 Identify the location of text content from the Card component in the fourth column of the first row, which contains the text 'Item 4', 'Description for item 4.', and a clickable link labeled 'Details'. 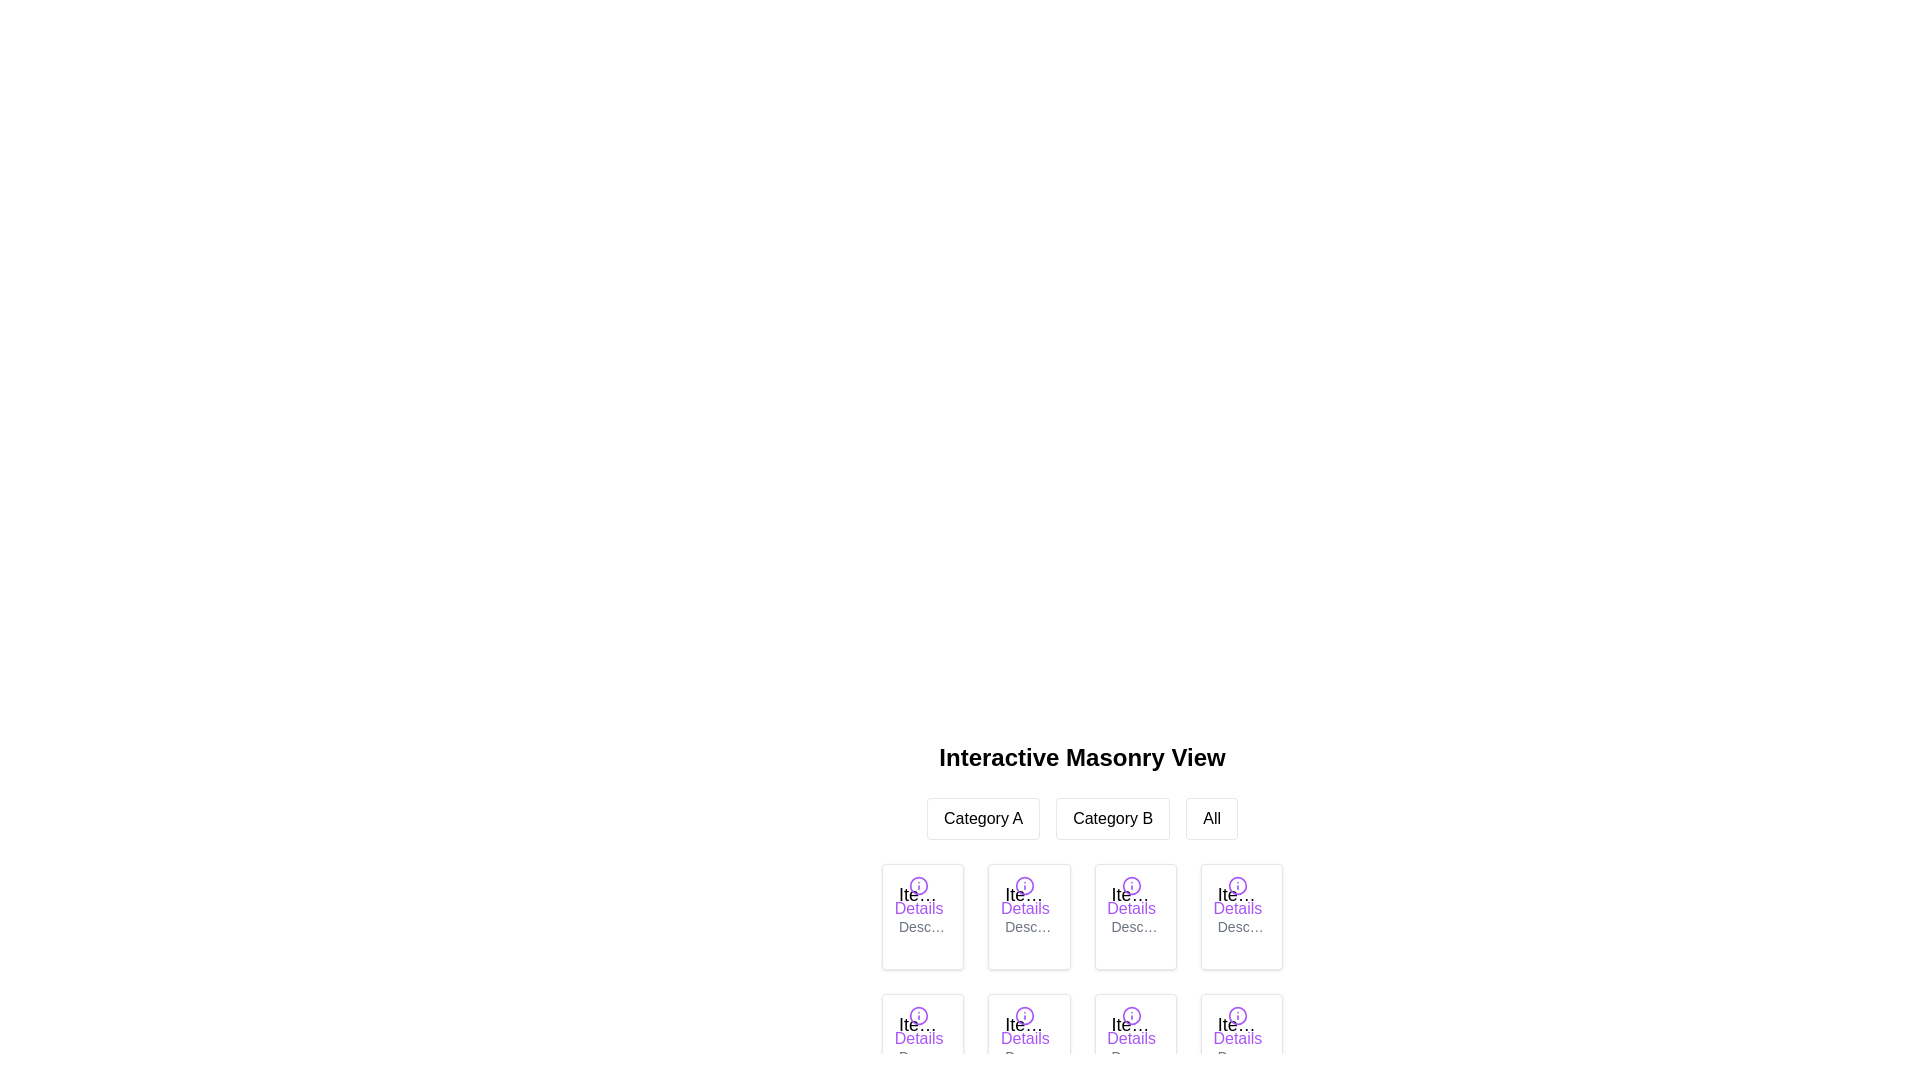
(1240, 917).